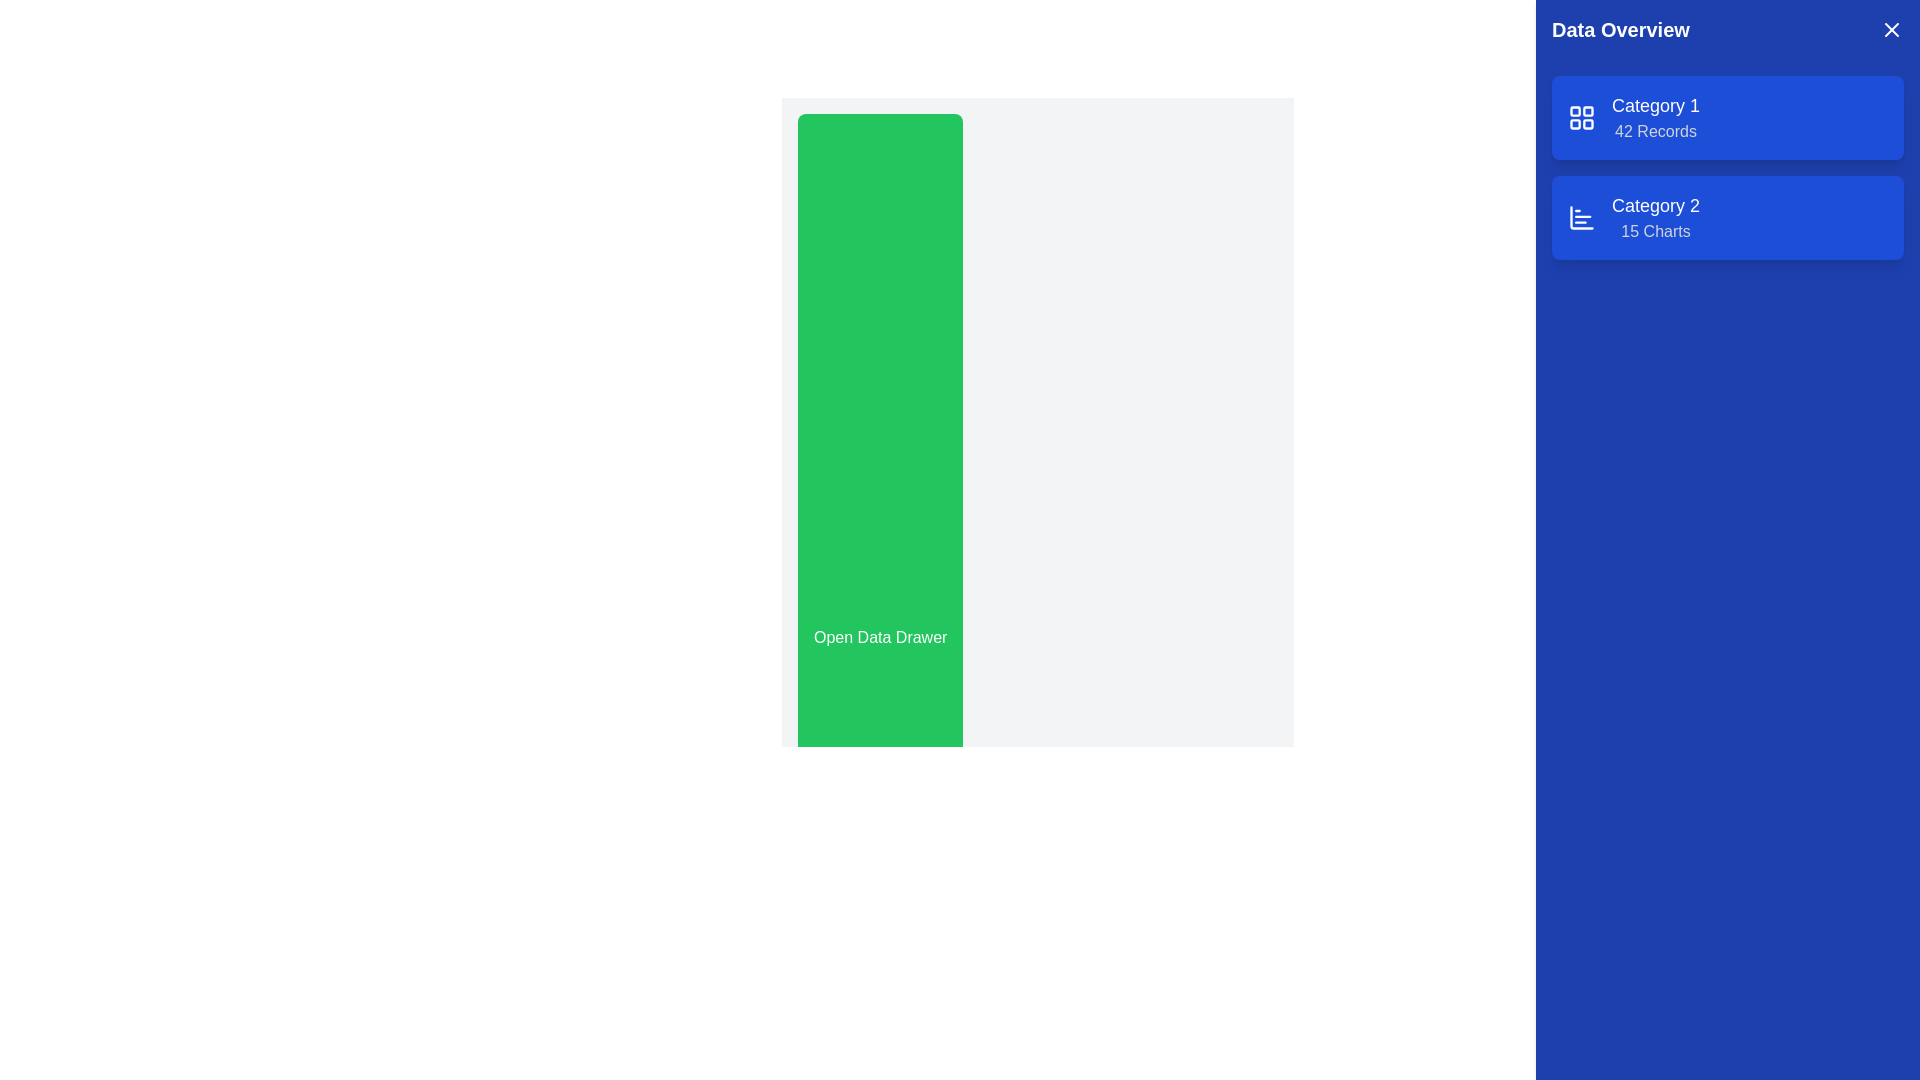 This screenshot has width=1920, height=1080. Describe the element at coordinates (1890, 30) in the screenshot. I see `the close icon in the drawer header to close the drawer` at that location.